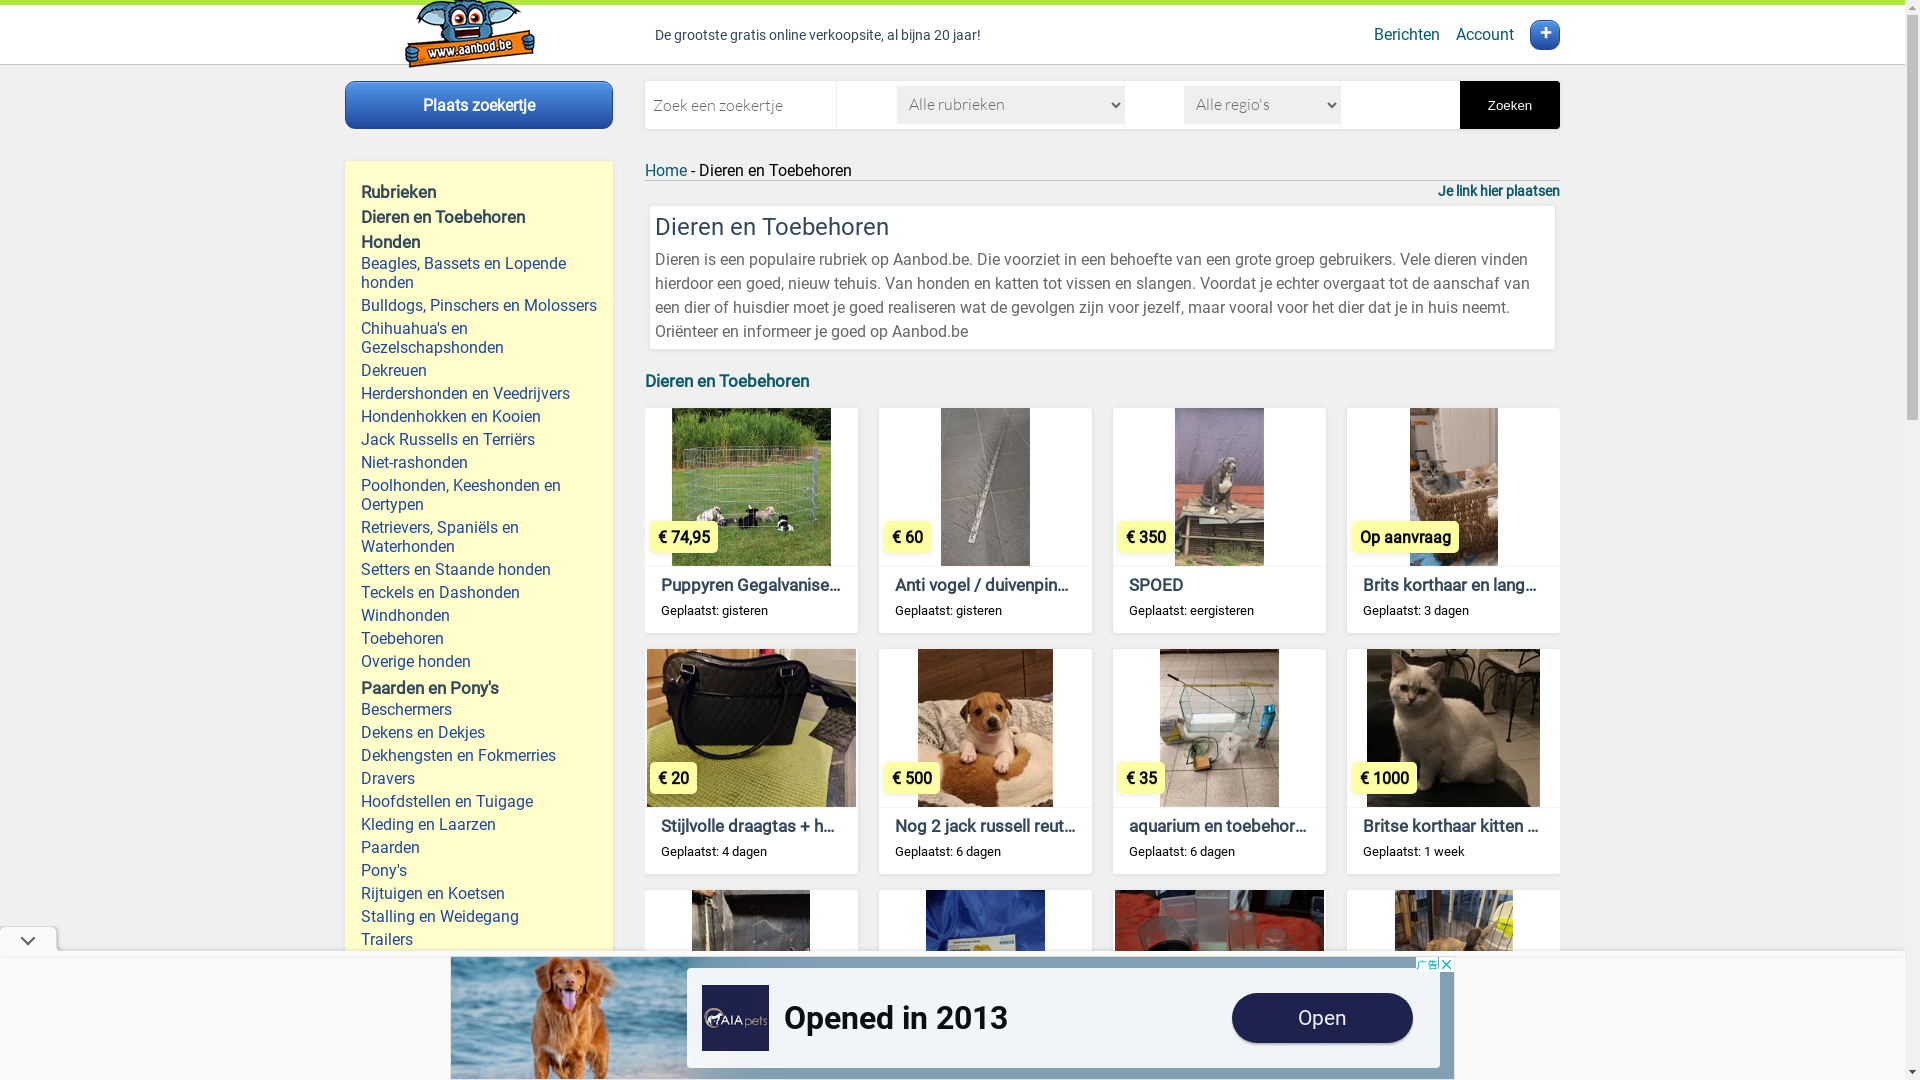 This screenshot has height=1080, width=1920. What do you see at coordinates (360, 494) in the screenshot?
I see `'Poolhonden, Keeshonden en Oertypen'` at bounding box center [360, 494].